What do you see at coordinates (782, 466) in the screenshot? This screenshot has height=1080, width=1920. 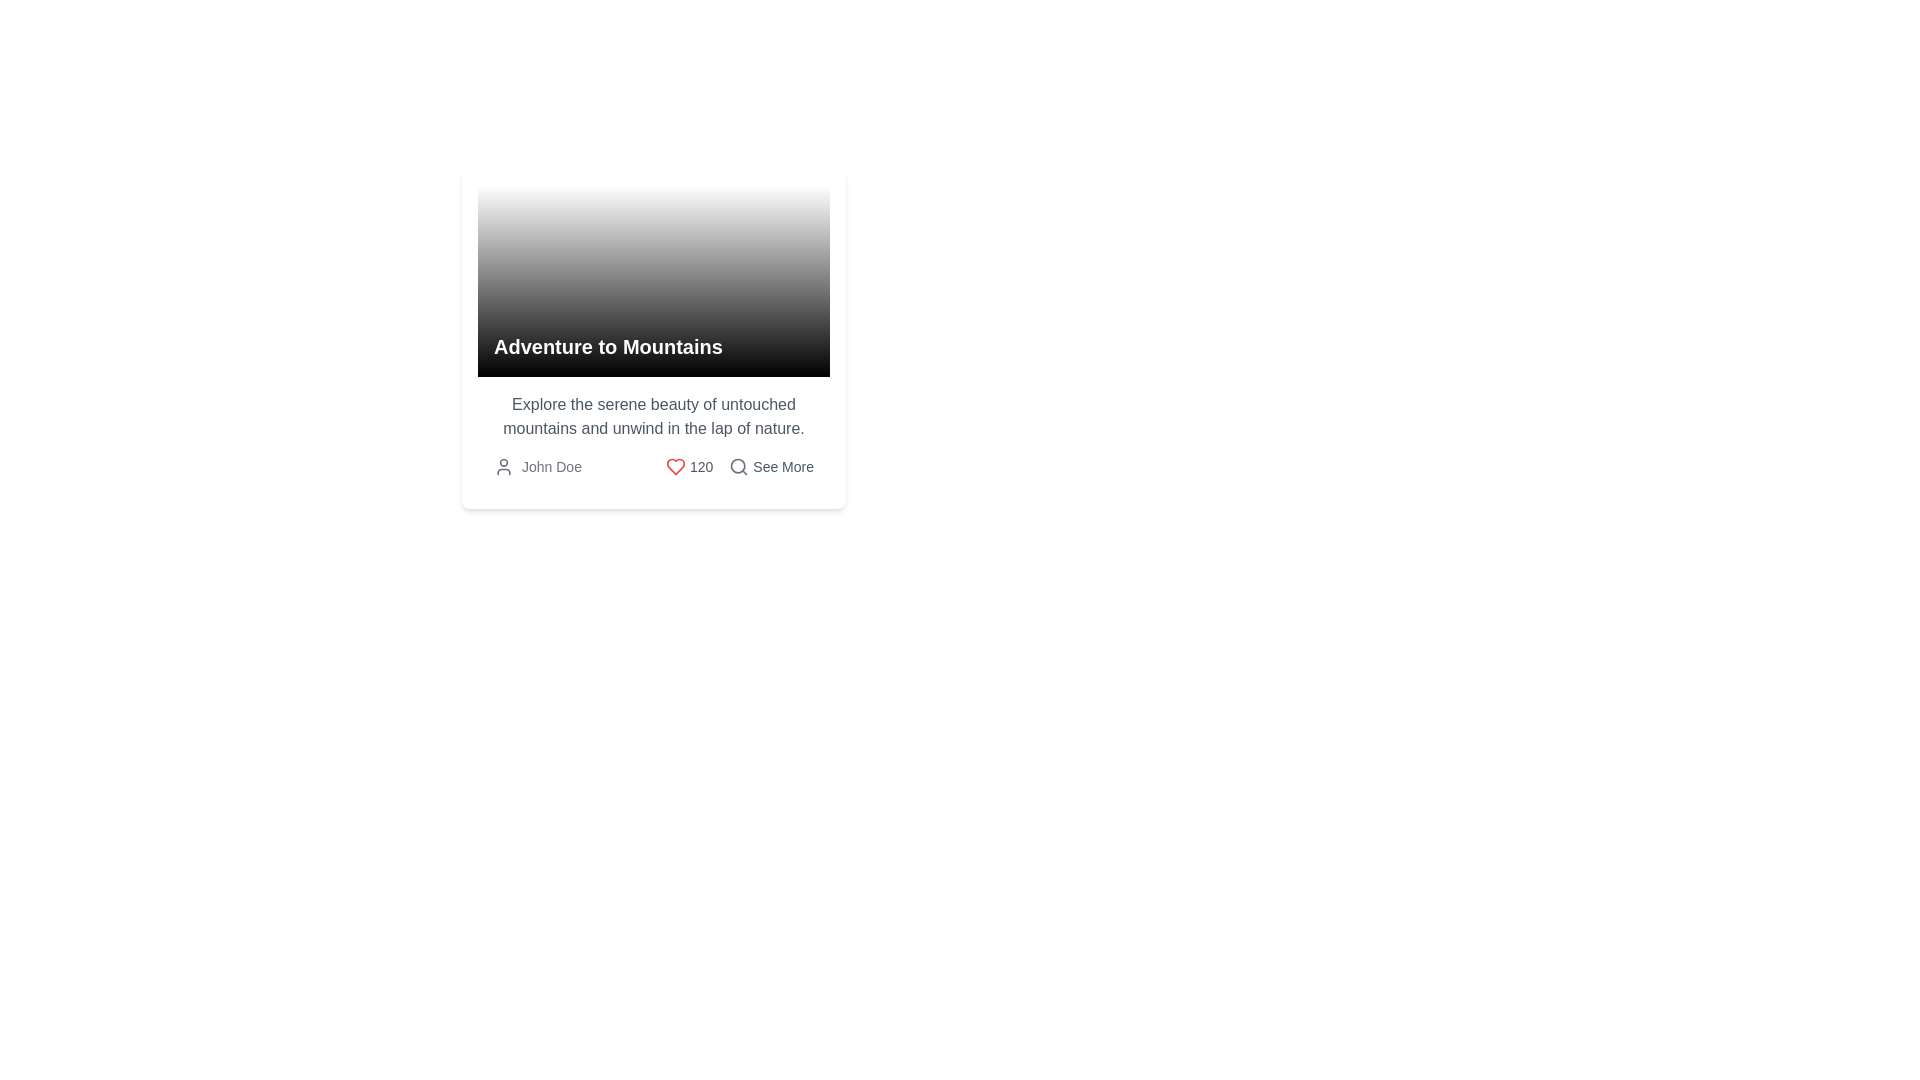 I see `the Text label located at the bottom-right corner of its containing card layout, which prompts the user` at bounding box center [782, 466].